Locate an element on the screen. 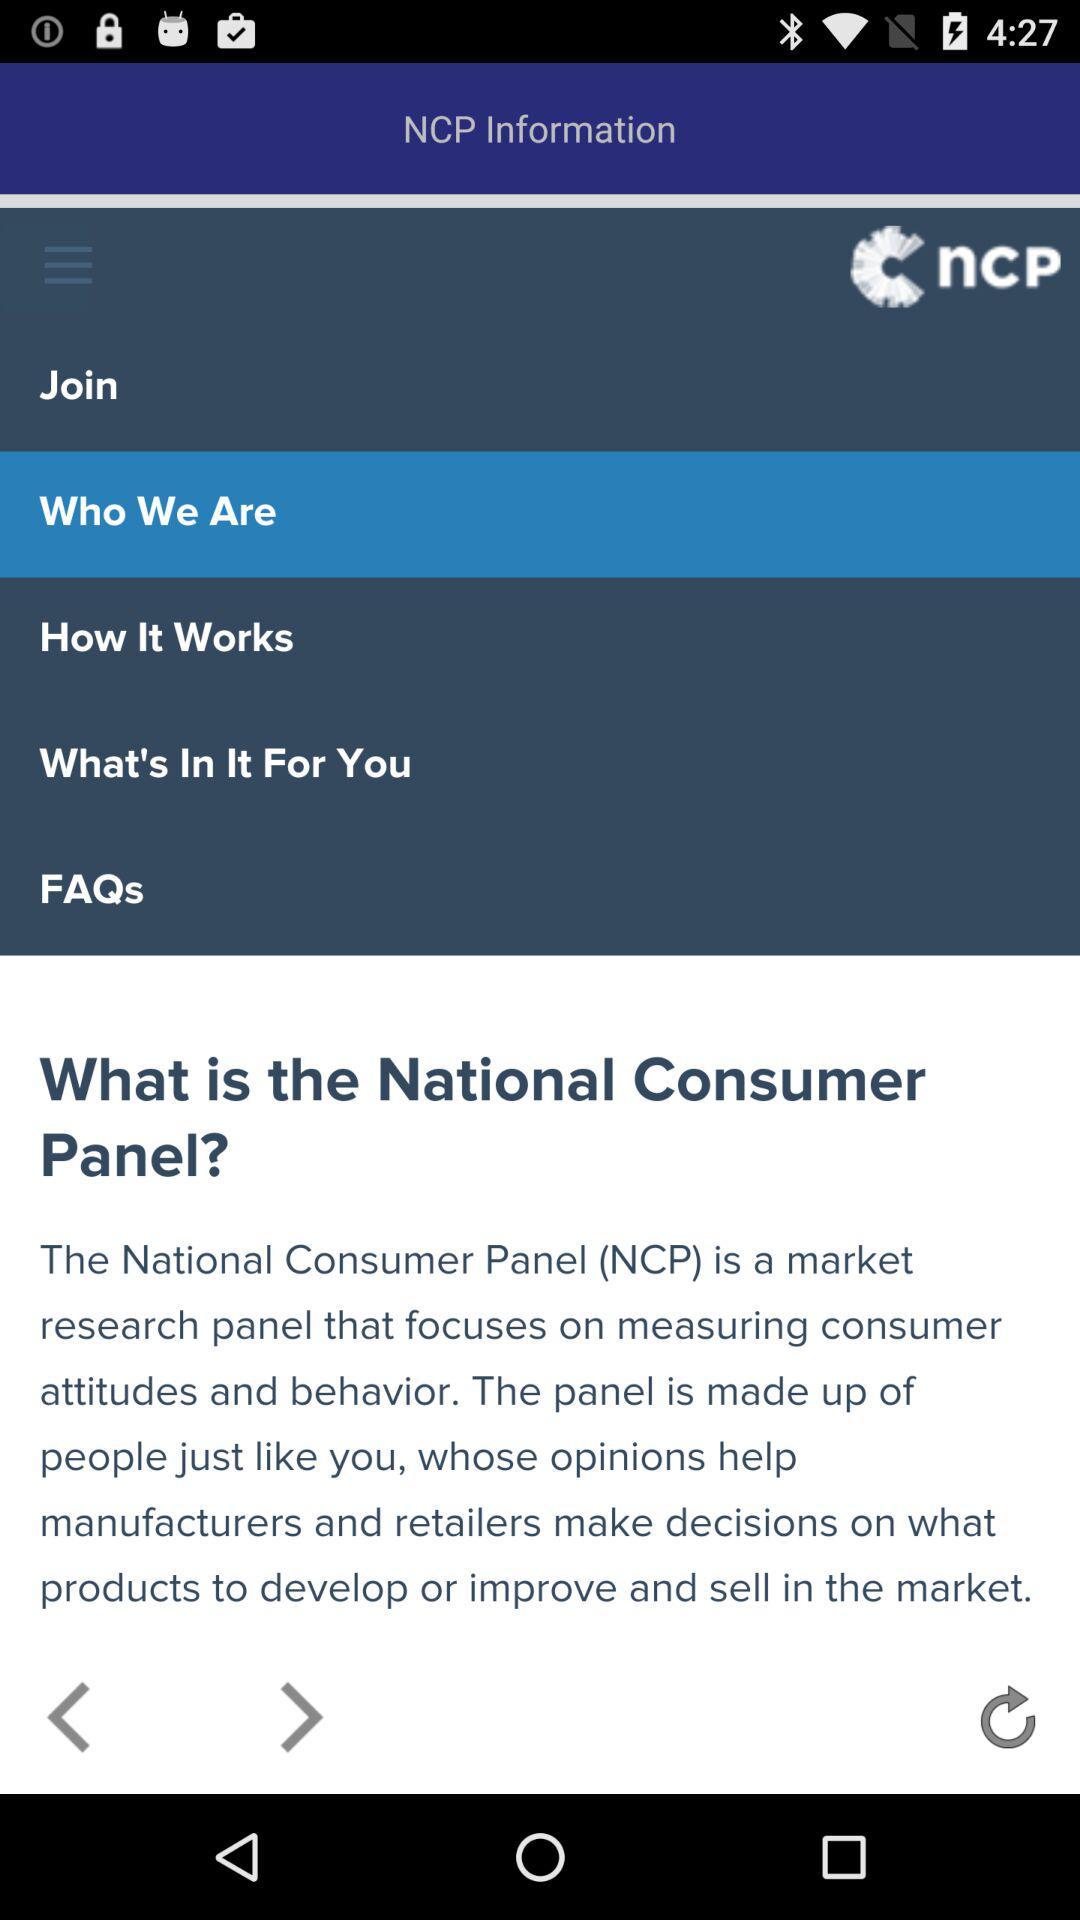 The image size is (1080, 1920). back is located at coordinates (69, 1722).